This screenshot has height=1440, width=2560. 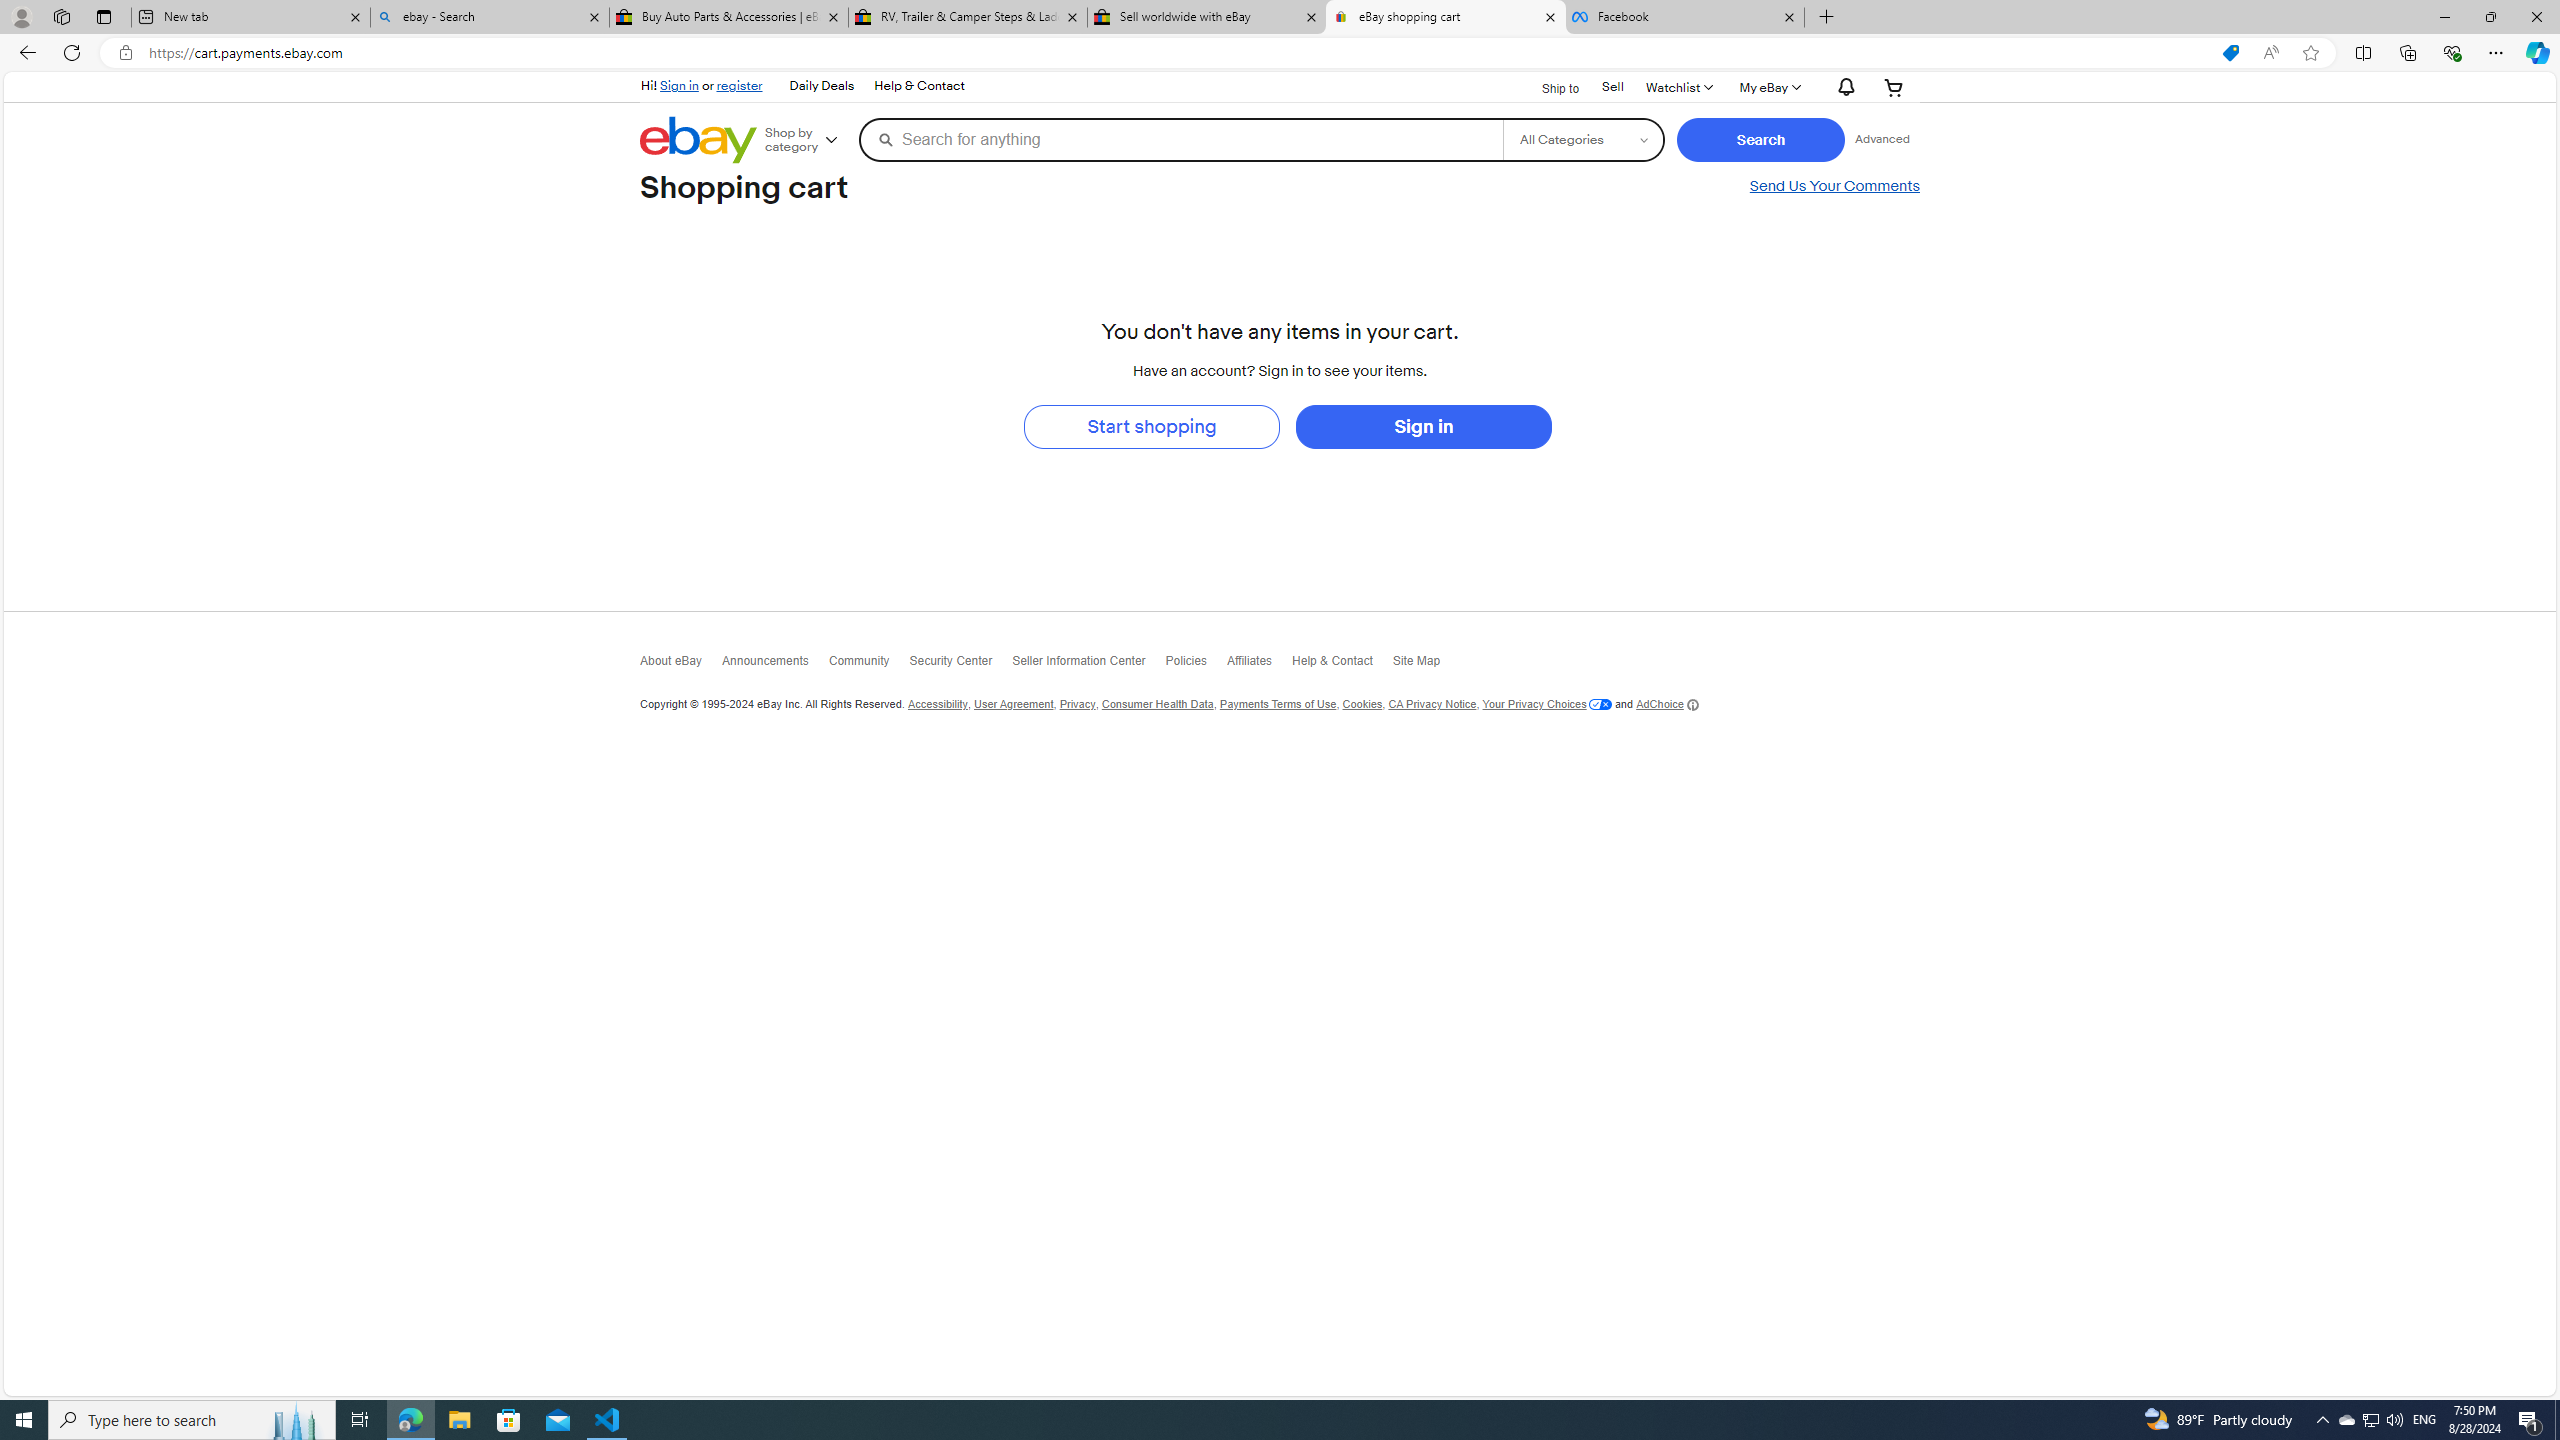 I want to click on 'Shop by category', so click(x=807, y=138).